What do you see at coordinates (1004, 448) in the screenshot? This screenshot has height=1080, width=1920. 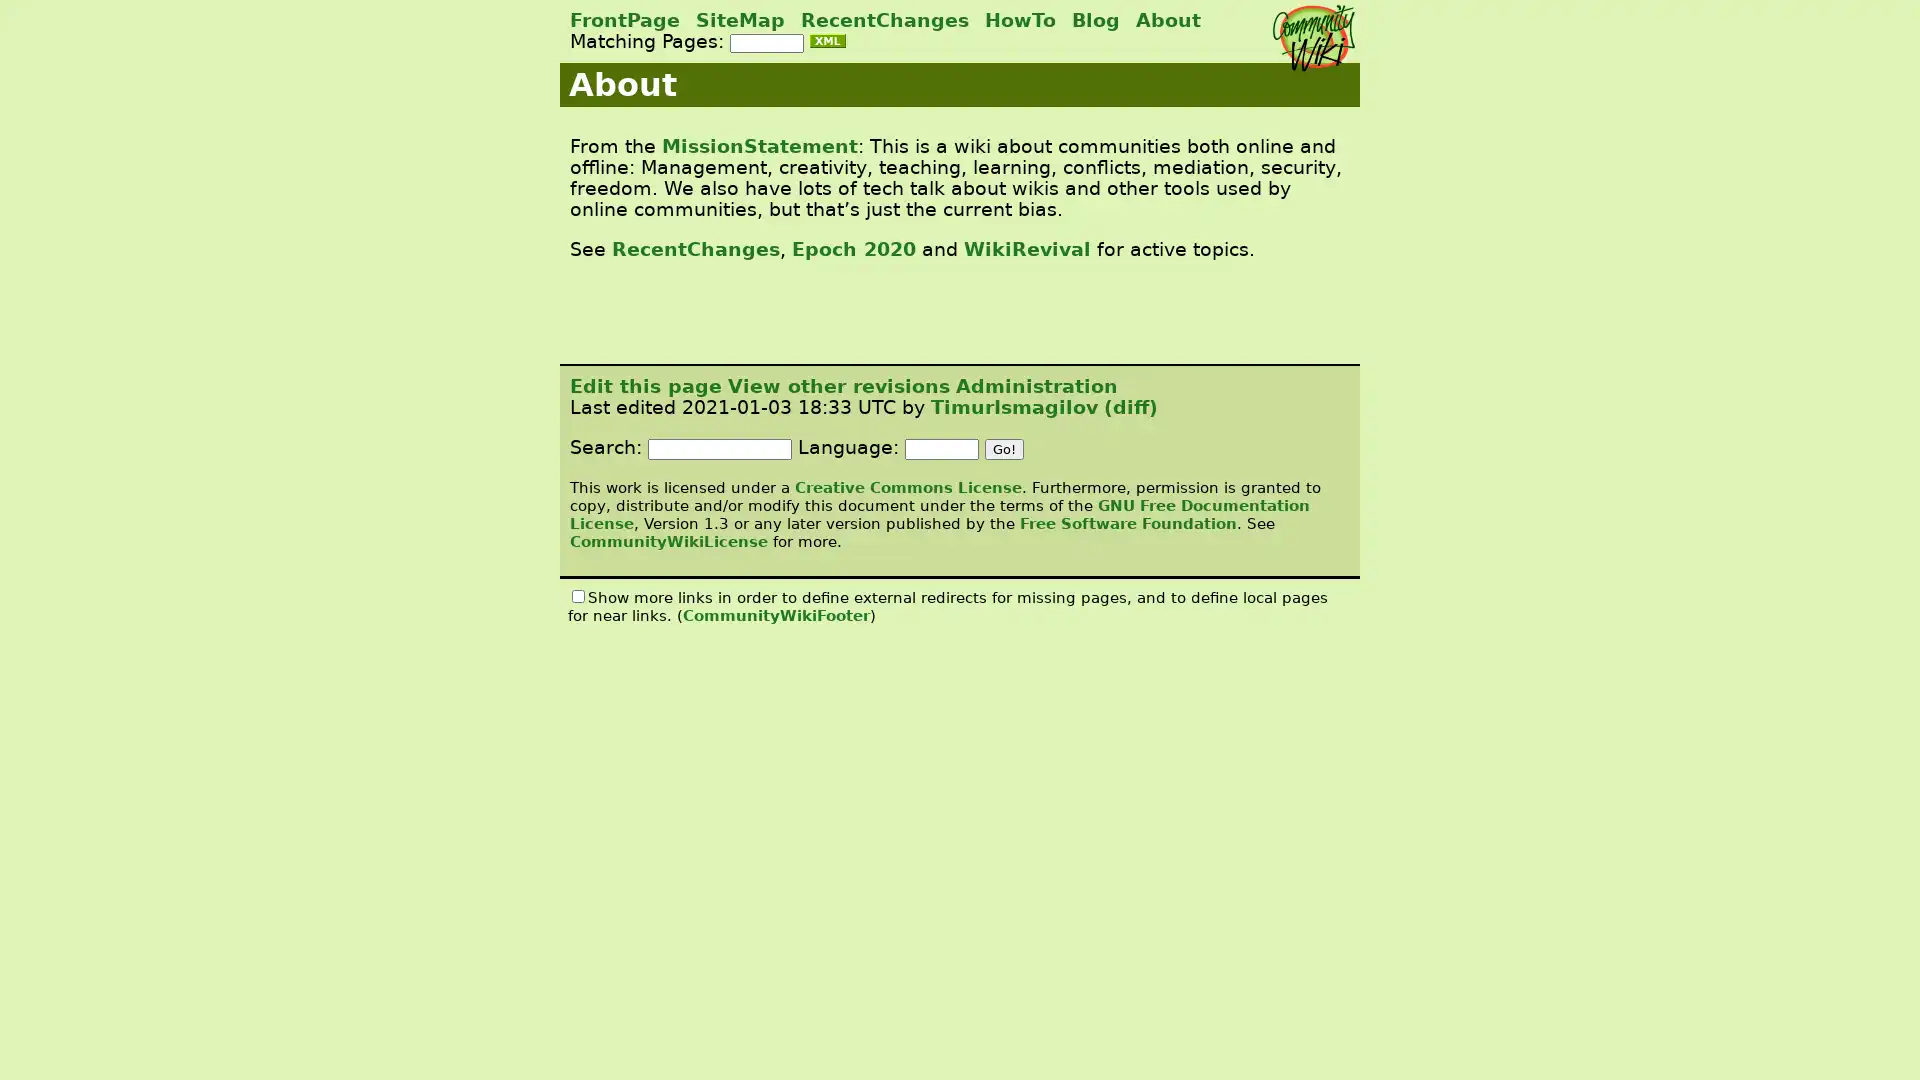 I see `Go!` at bounding box center [1004, 448].